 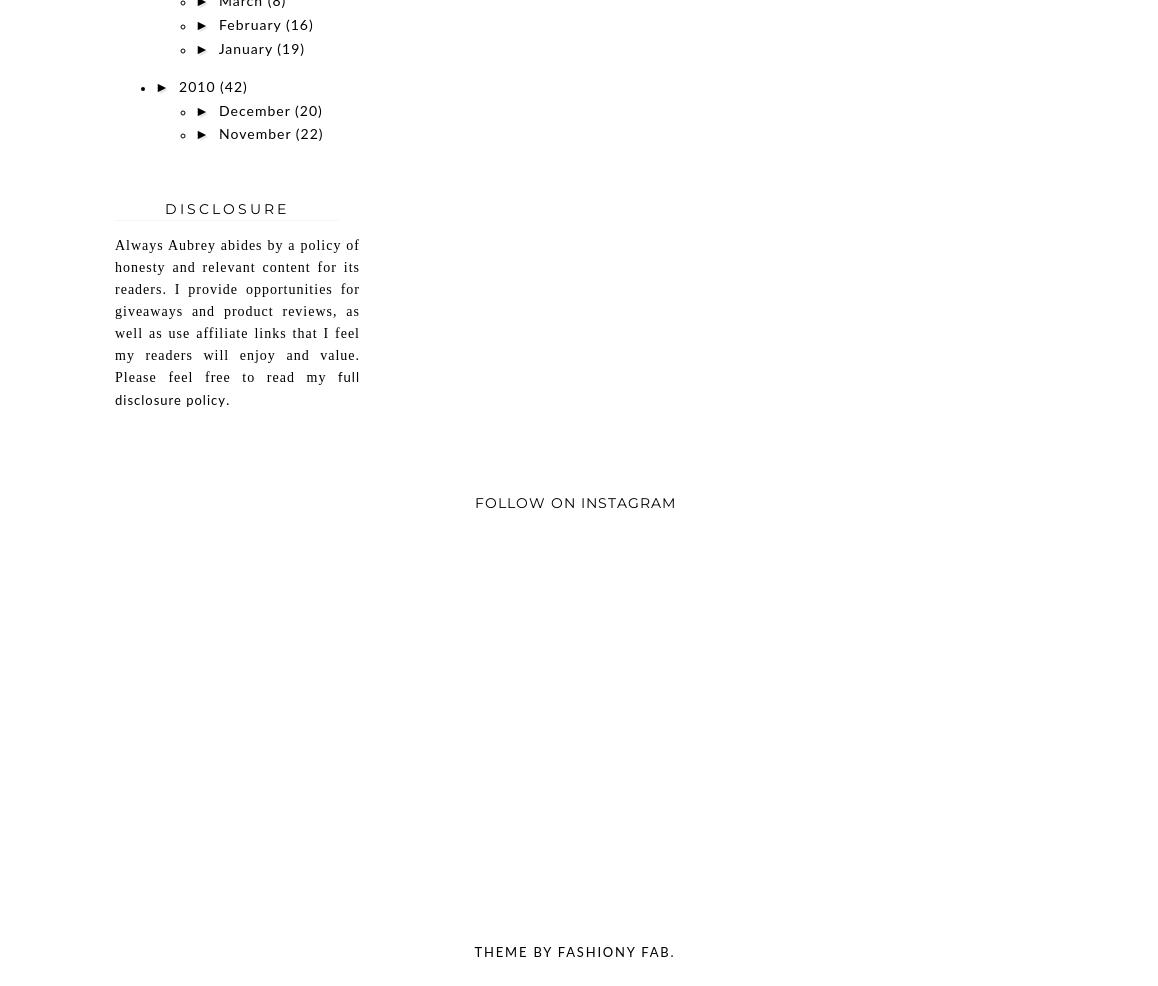 What do you see at coordinates (308, 111) in the screenshot?
I see `'(20)'` at bounding box center [308, 111].